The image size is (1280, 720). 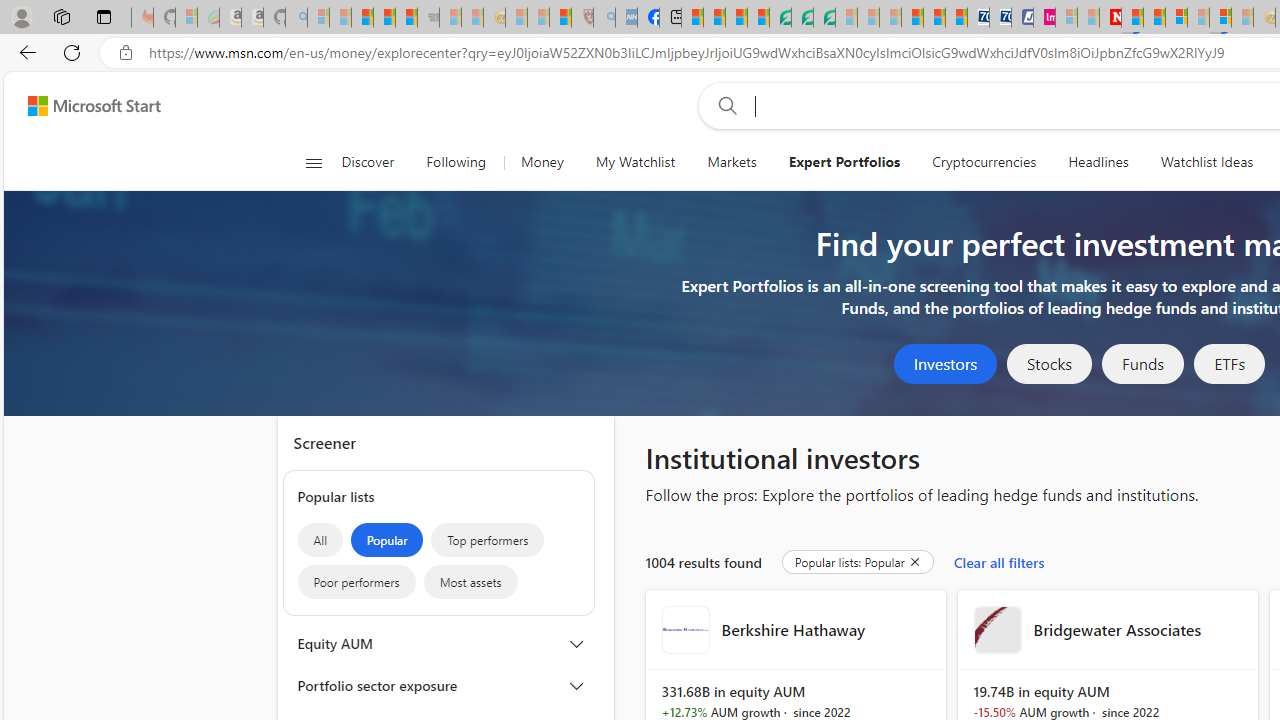 What do you see at coordinates (984, 162) in the screenshot?
I see `'Cryptocurrencies'` at bounding box center [984, 162].